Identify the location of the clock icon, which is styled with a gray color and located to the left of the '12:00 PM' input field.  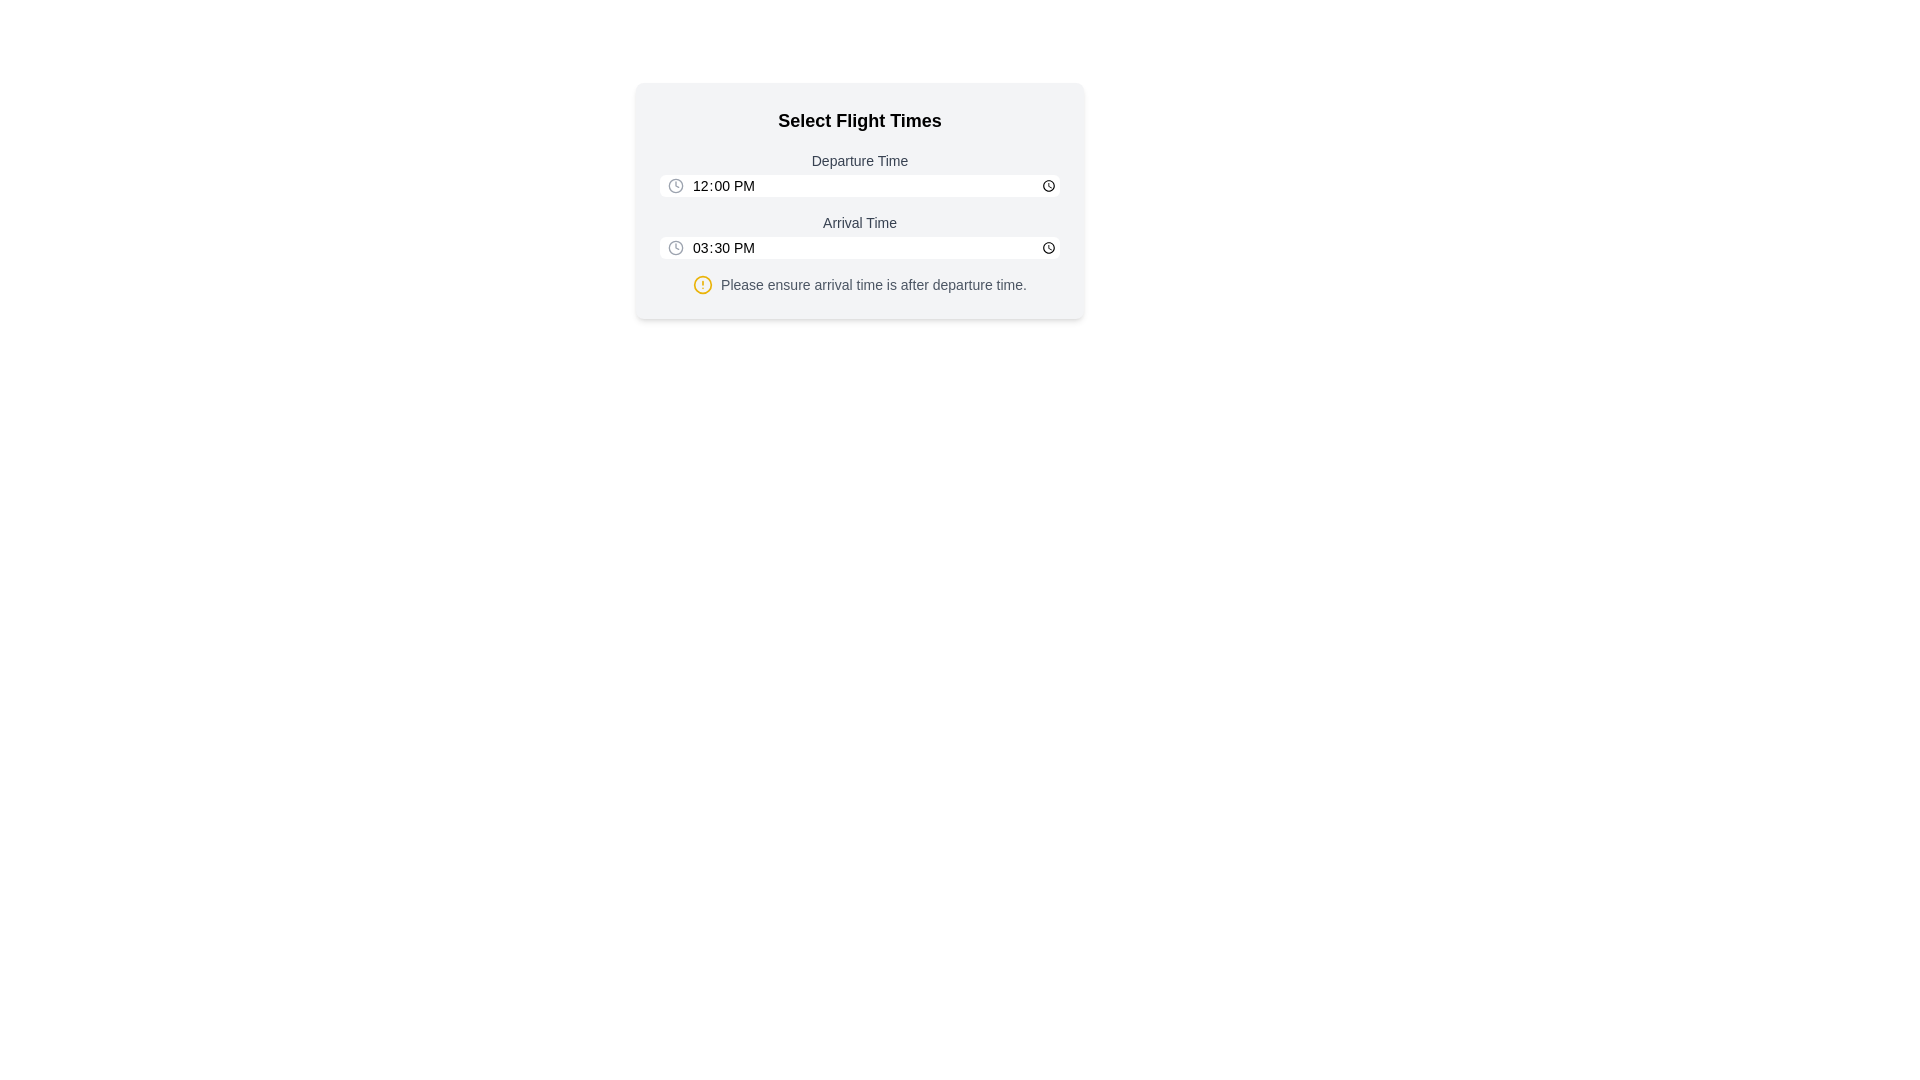
(676, 185).